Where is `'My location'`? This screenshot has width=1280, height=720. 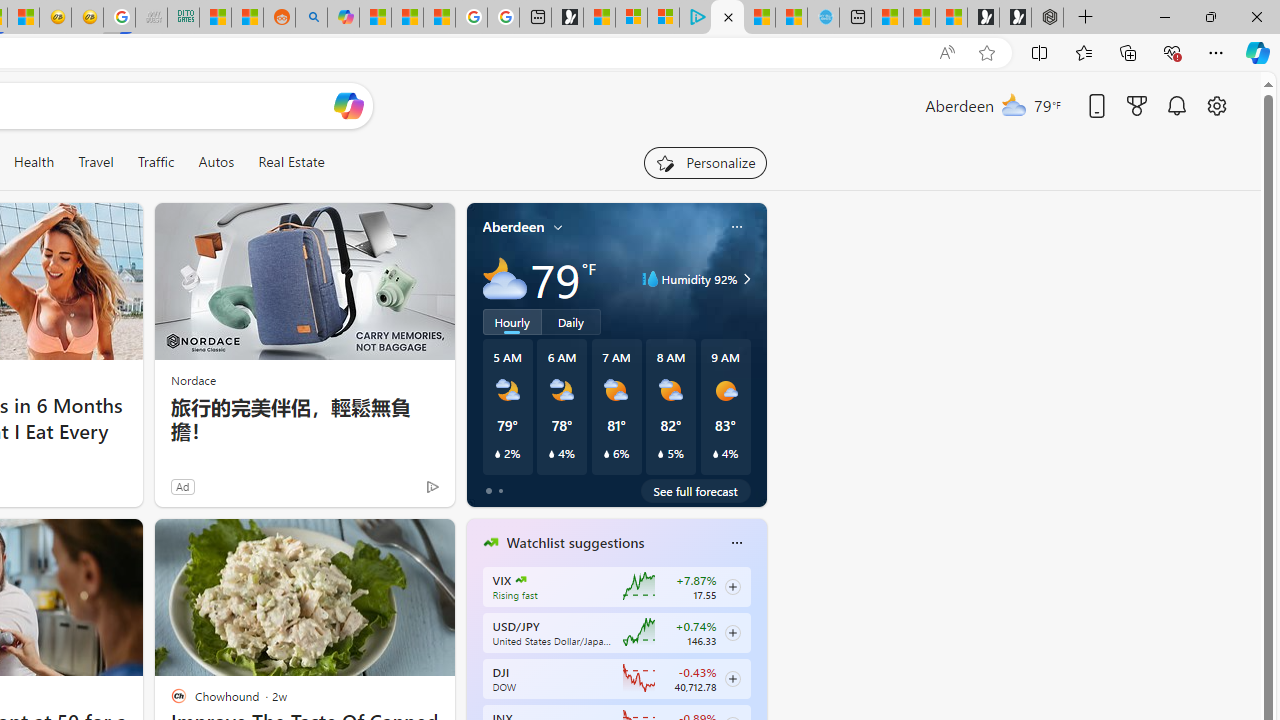
'My location' is located at coordinates (558, 226).